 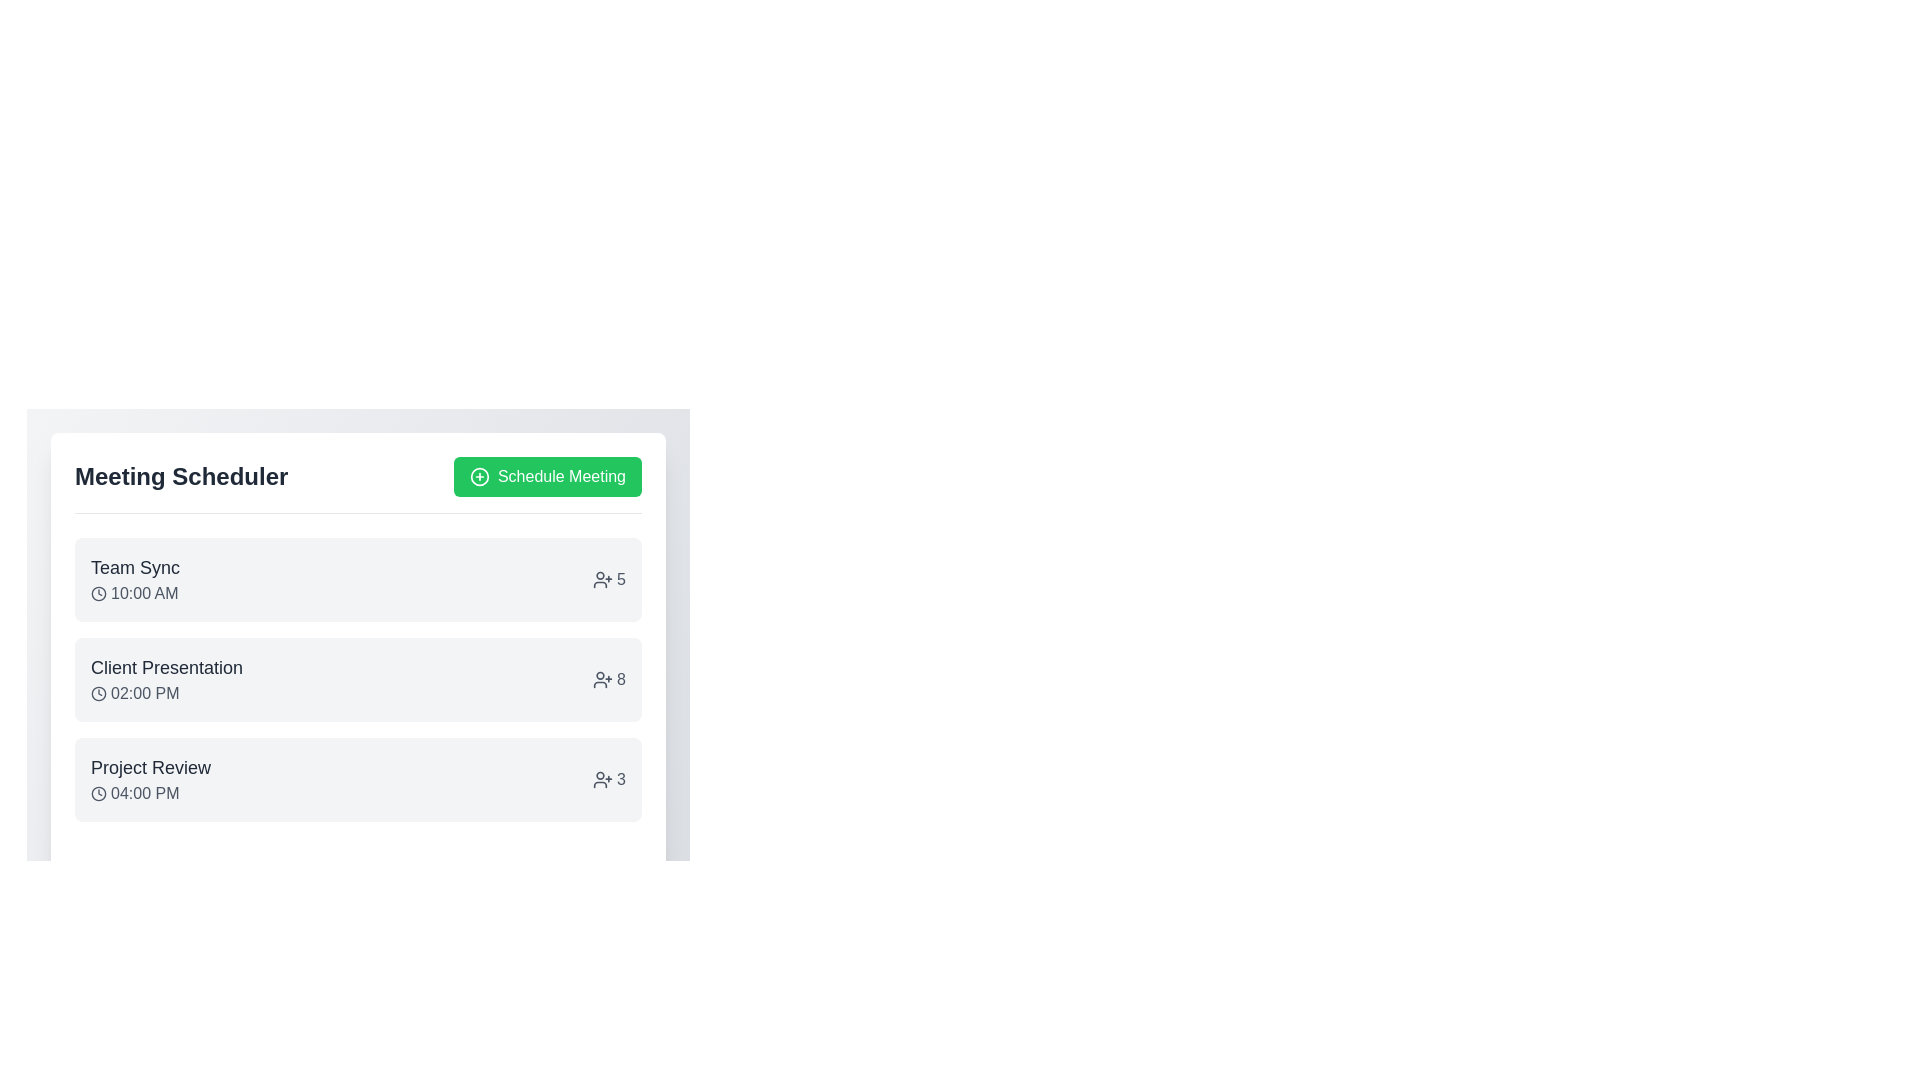 What do you see at coordinates (602, 678) in the screenshot?
I see `the icon representing the functionality for adding participants in the 'Client Presentation' meeting list item` at bounding box center [602, 678].